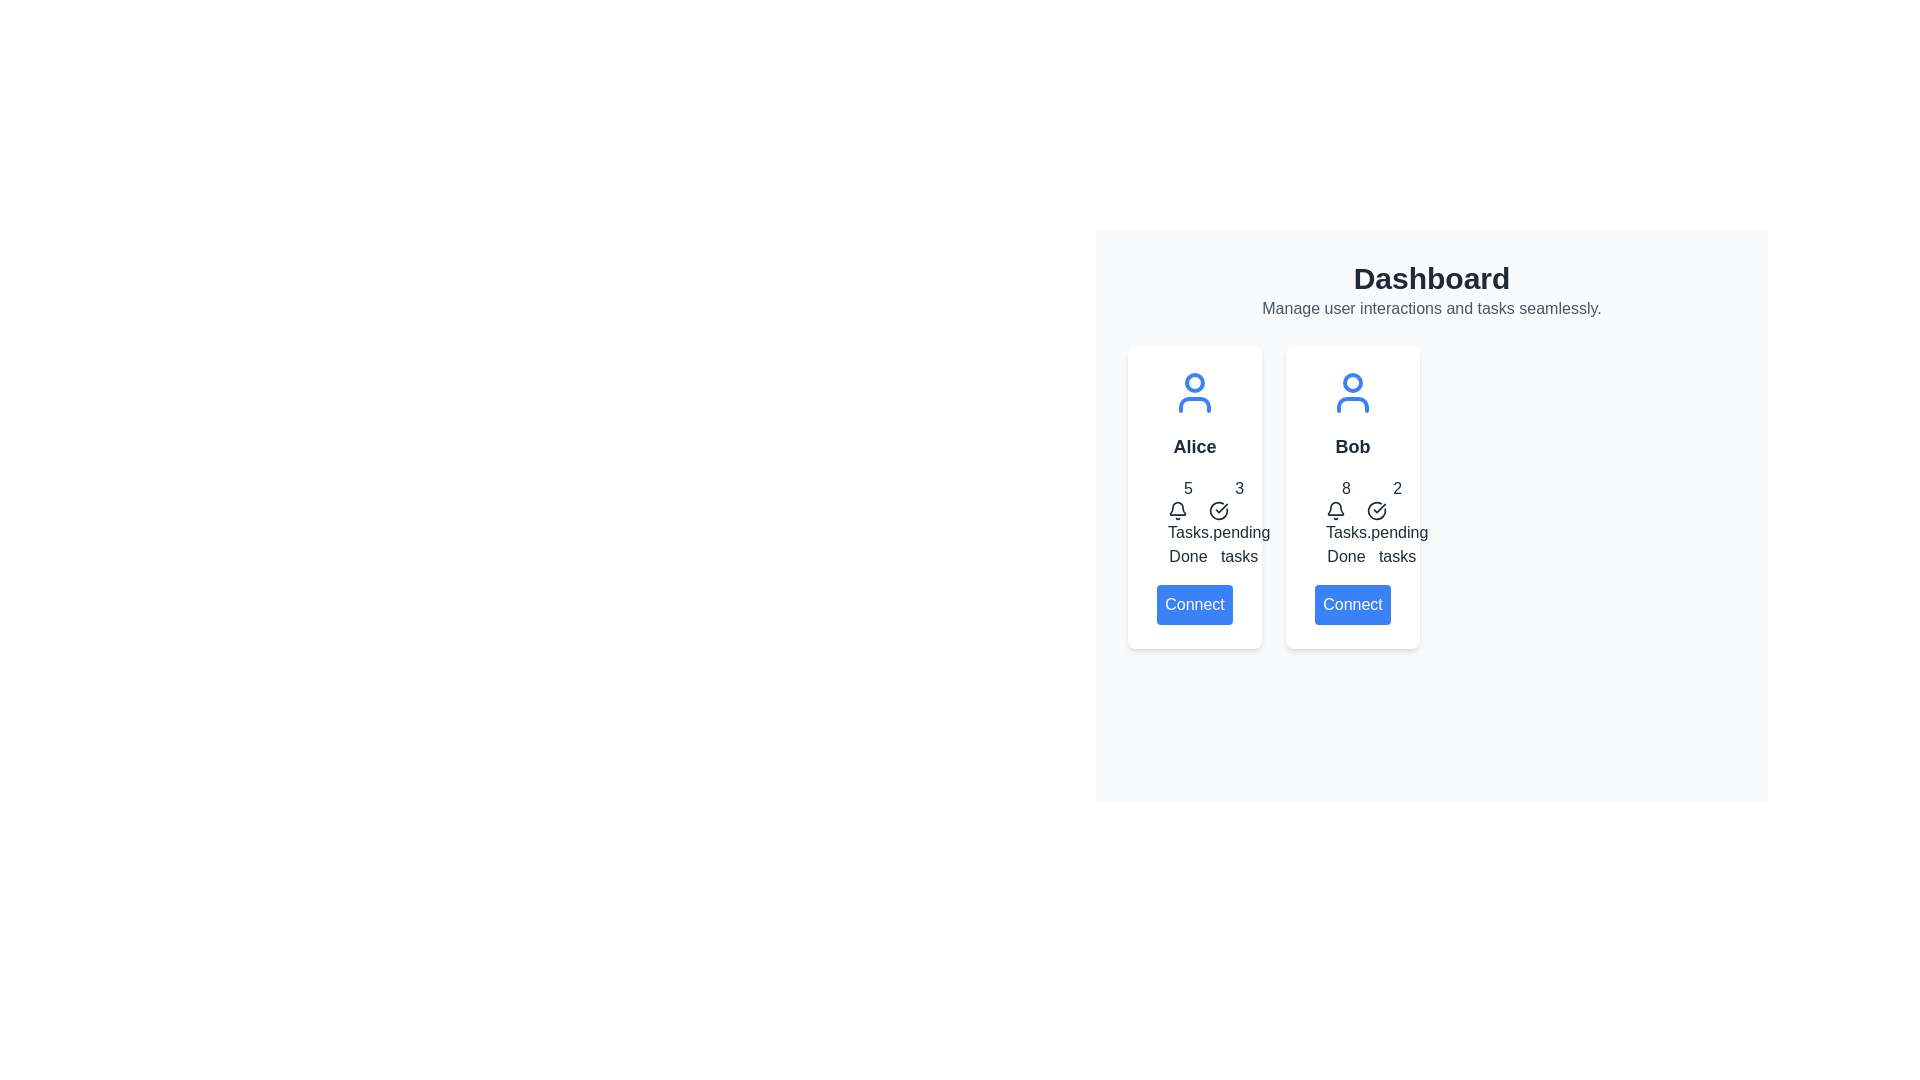  What do you see at coordinates (1375, 509) in the screenshot?
I see `the status icon indicating the number of completed tasks for the user named Bob, located to the left of 'Done tasks' and below the number 2` at bounding box center [1375, 509].